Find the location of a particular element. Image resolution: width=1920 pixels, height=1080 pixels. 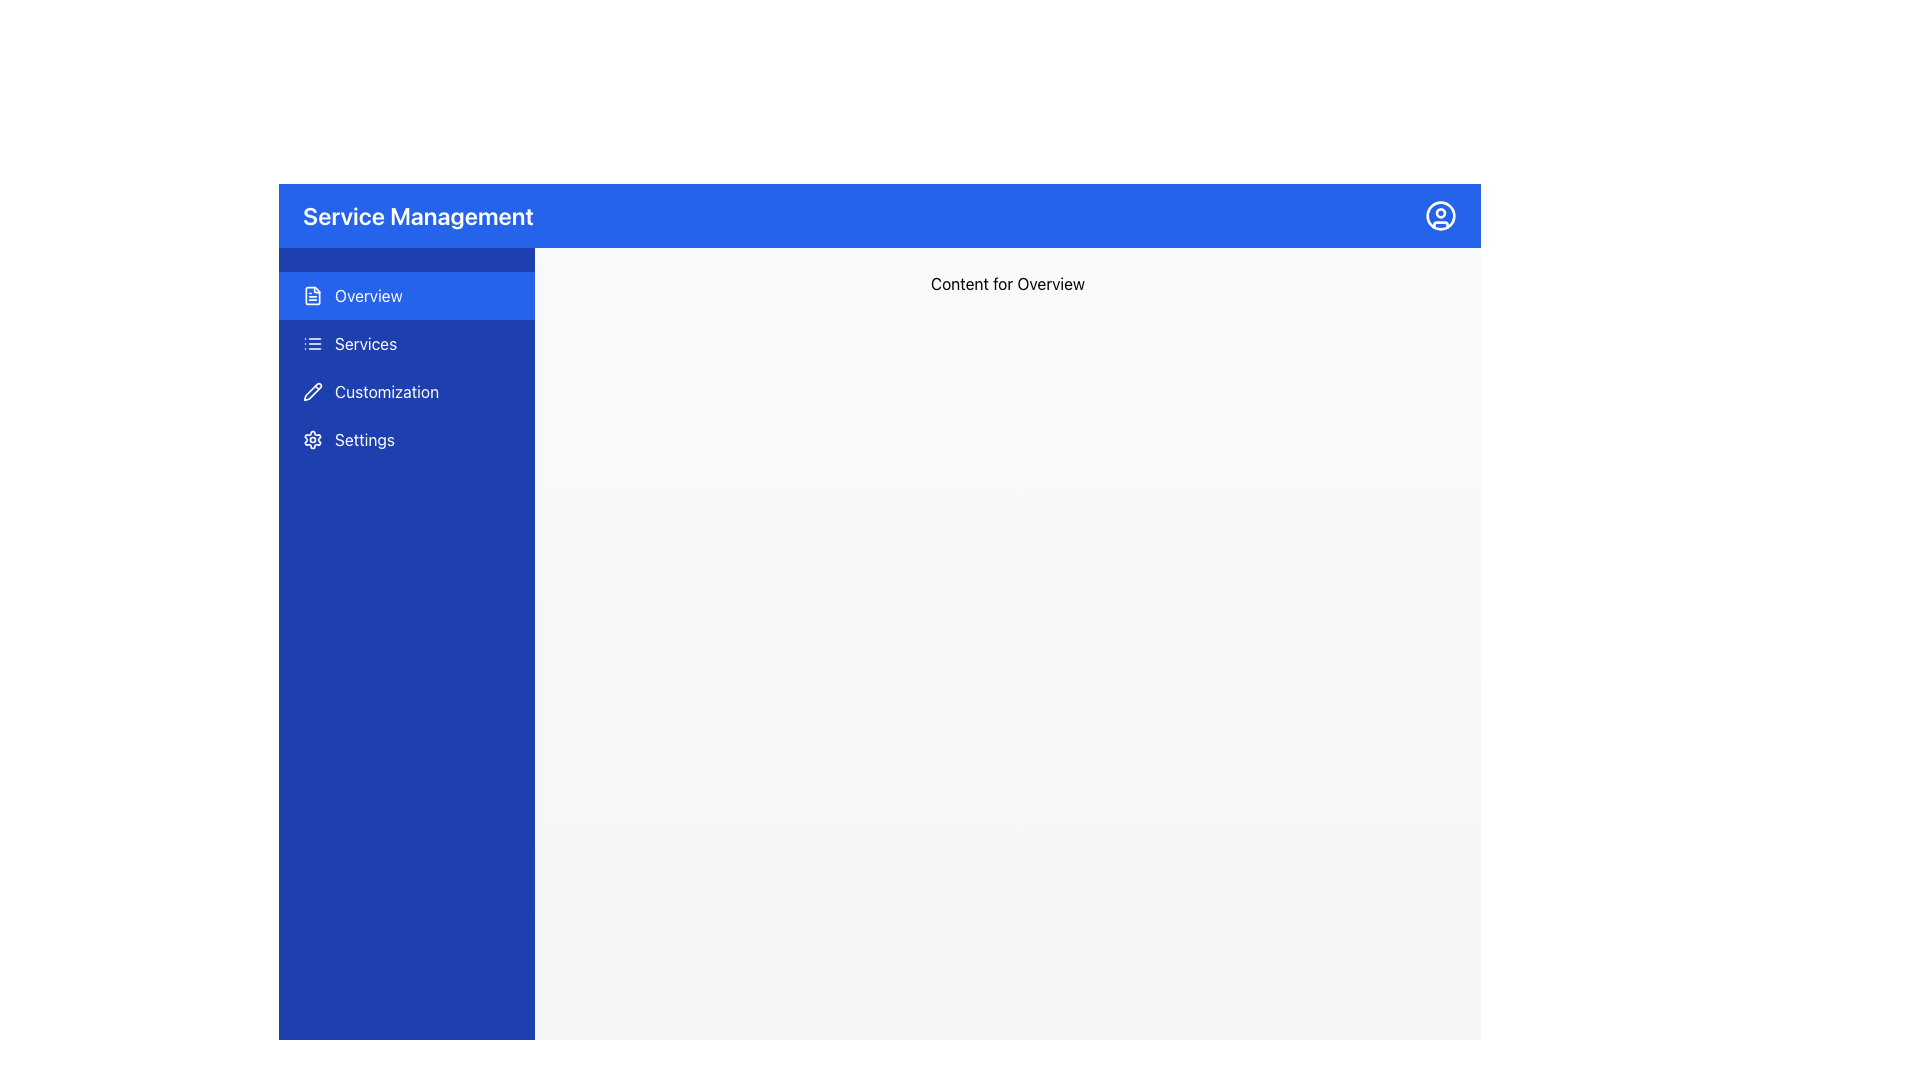

the 'Services' horizontal menu item in the vertical navigation bar is located at coordinates (406, 342).